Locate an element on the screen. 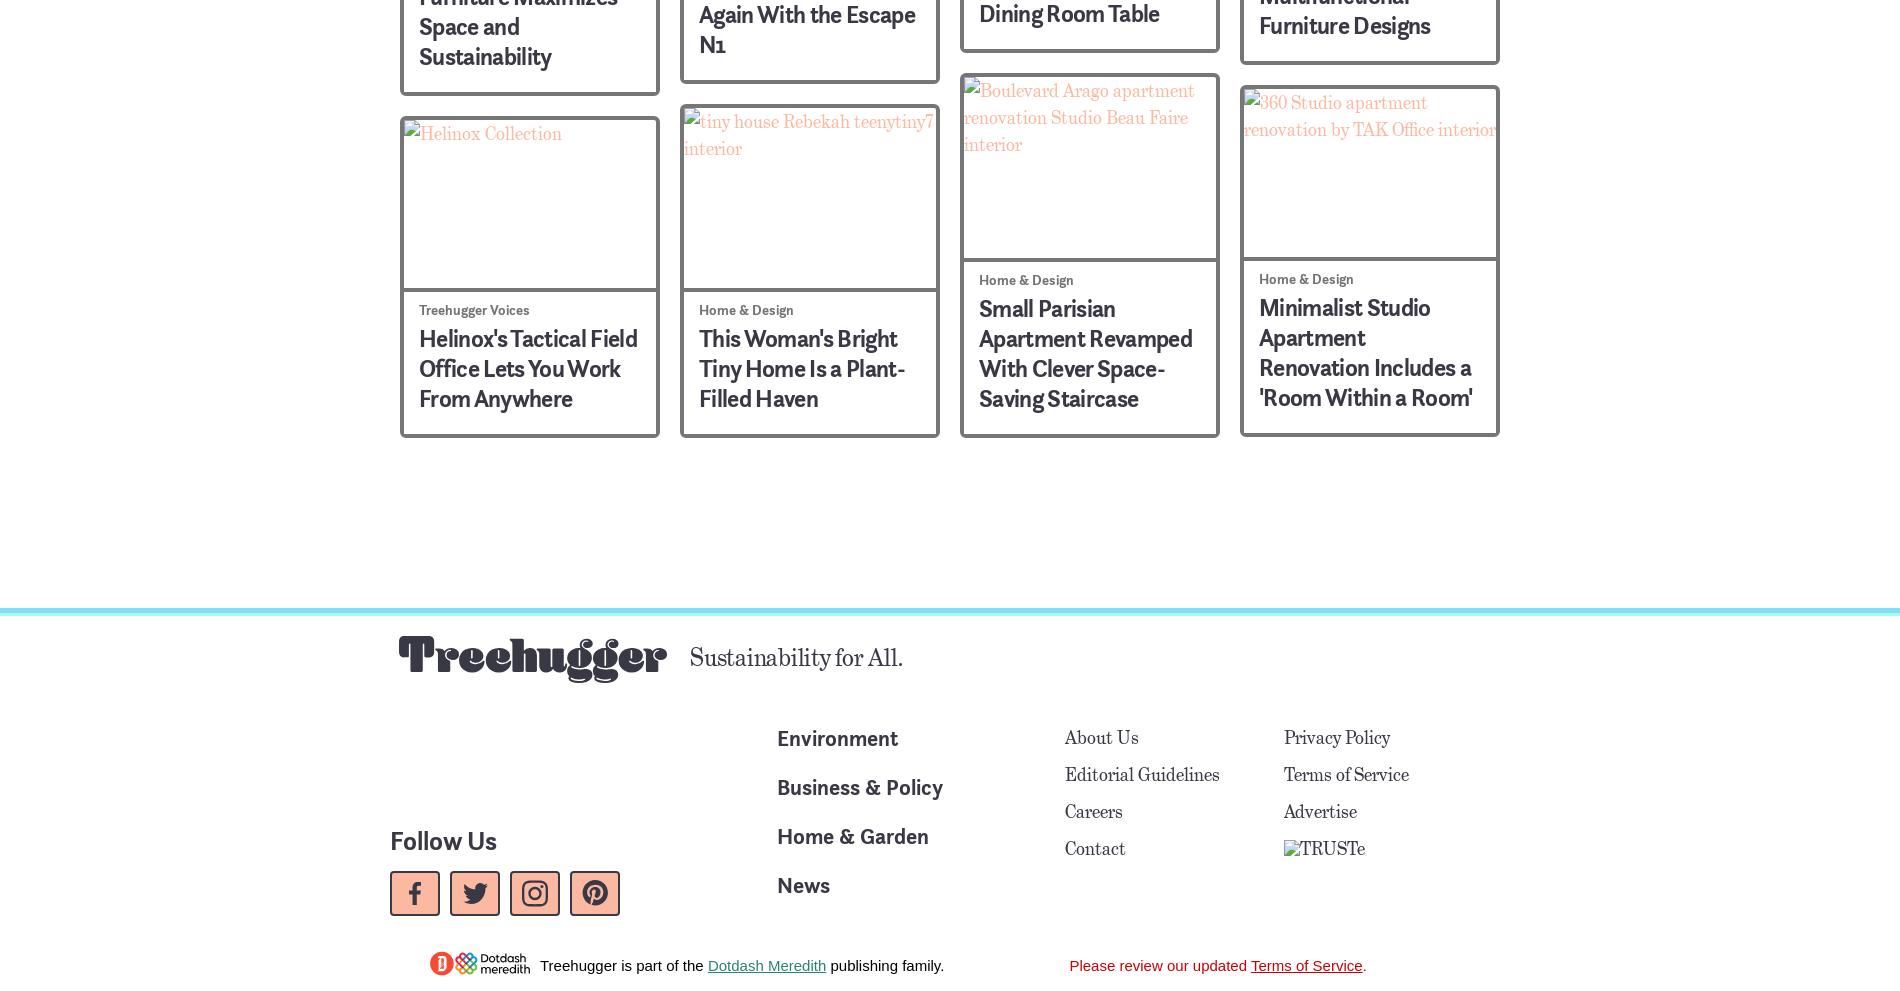 This screenshot has width=1900, height=991. 'Follow Us' is located at coordinates (442, 839).